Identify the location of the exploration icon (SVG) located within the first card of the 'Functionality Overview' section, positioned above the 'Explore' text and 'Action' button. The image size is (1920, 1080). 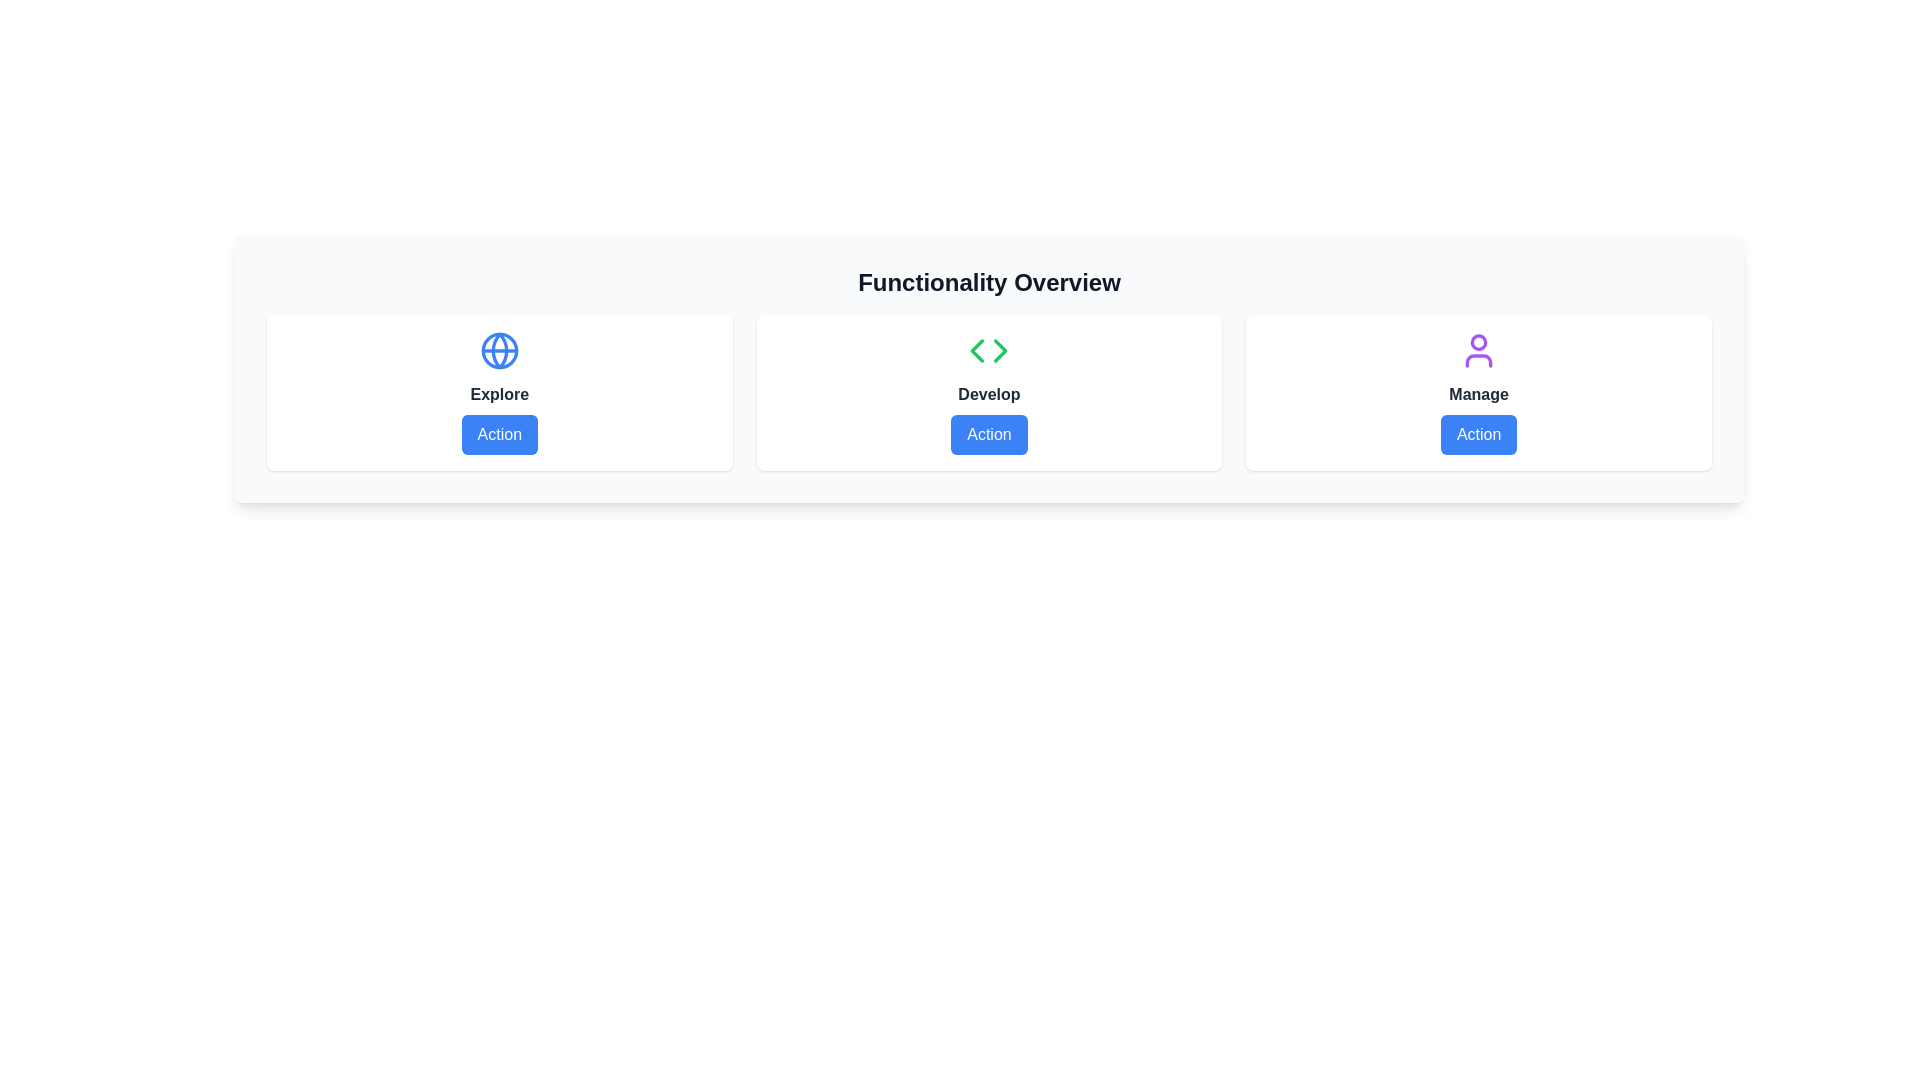
(499, 350).